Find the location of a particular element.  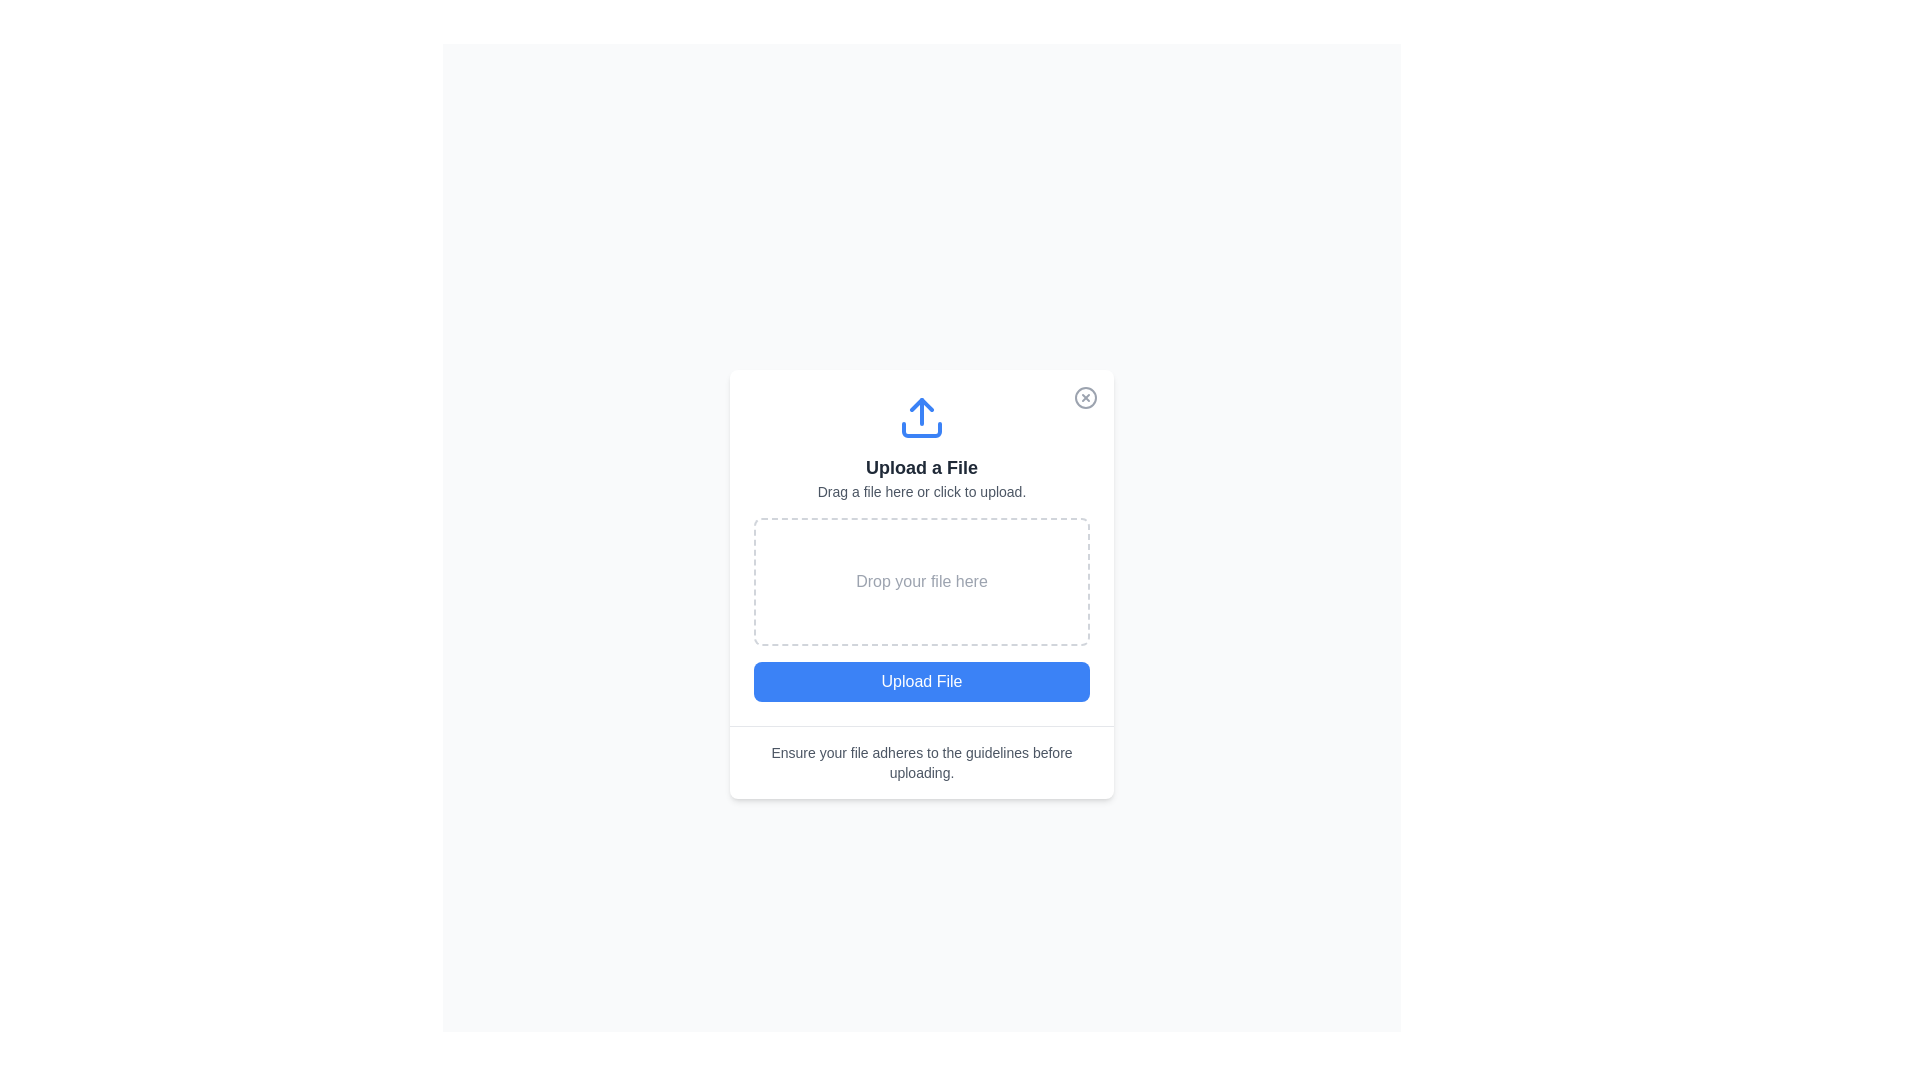

a file over the File upload interface with a white background, rounded corners, and drop-shadow effect, then drop it is located at coordinates (920, 583).